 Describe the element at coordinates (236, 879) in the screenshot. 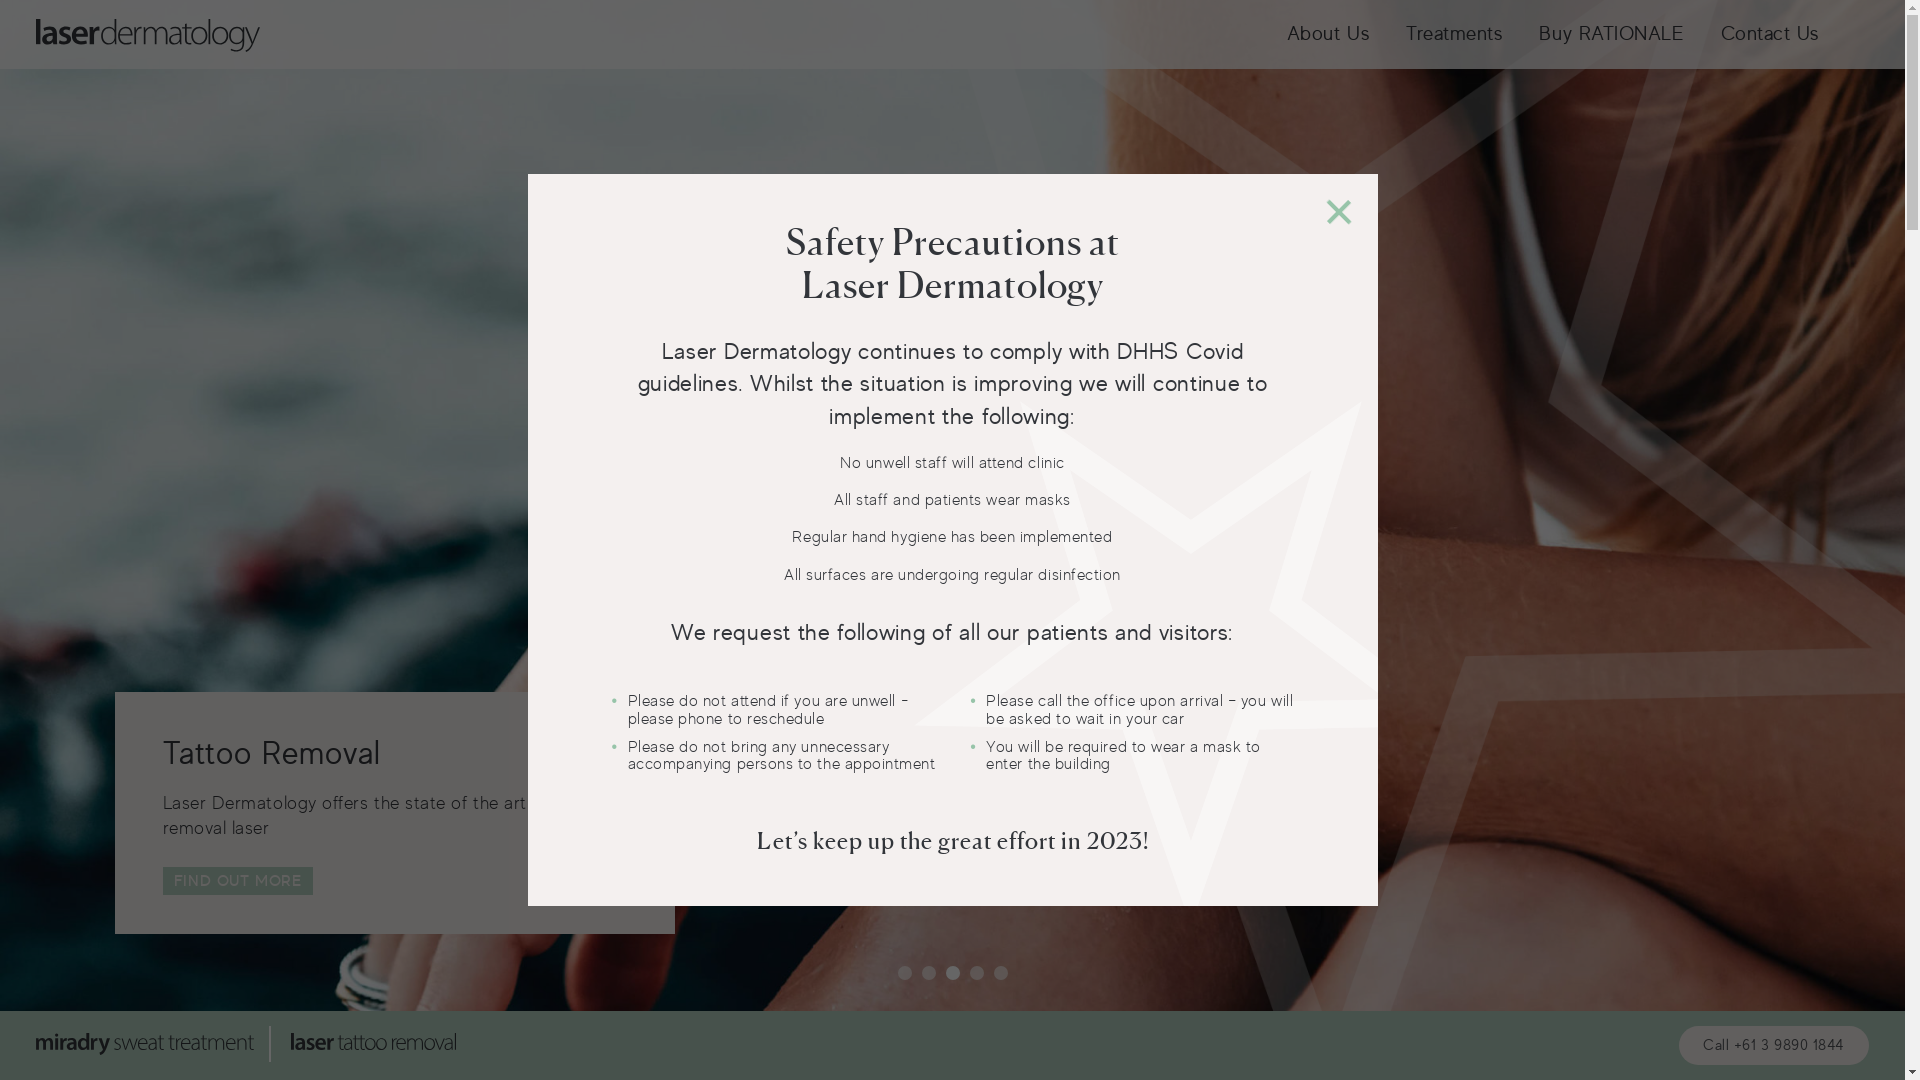

I see `'FIND OUT MORE'` at that location.